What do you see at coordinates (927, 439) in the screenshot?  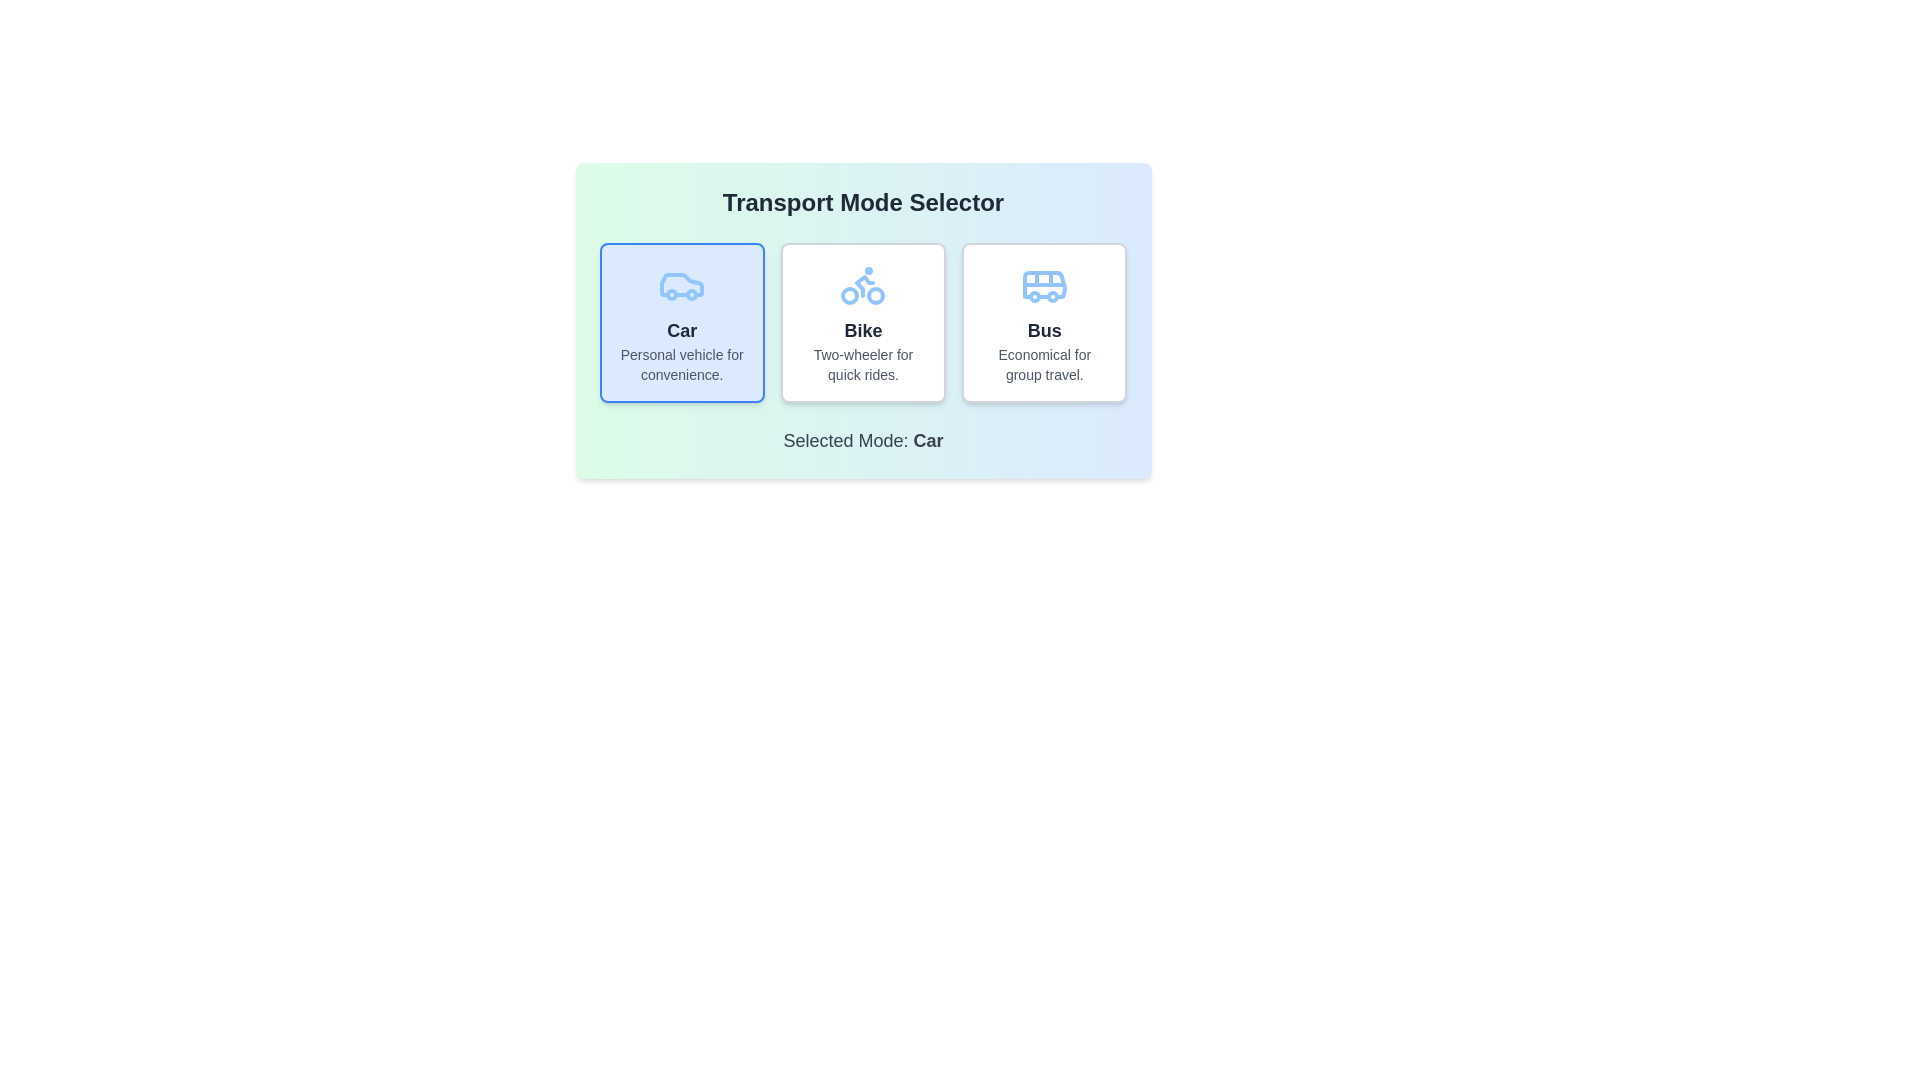 I see `the bold text label 'Car' within the phrase 'Selected Mode: Car' at the bottom of the interface` at bounding box center [927, 439].